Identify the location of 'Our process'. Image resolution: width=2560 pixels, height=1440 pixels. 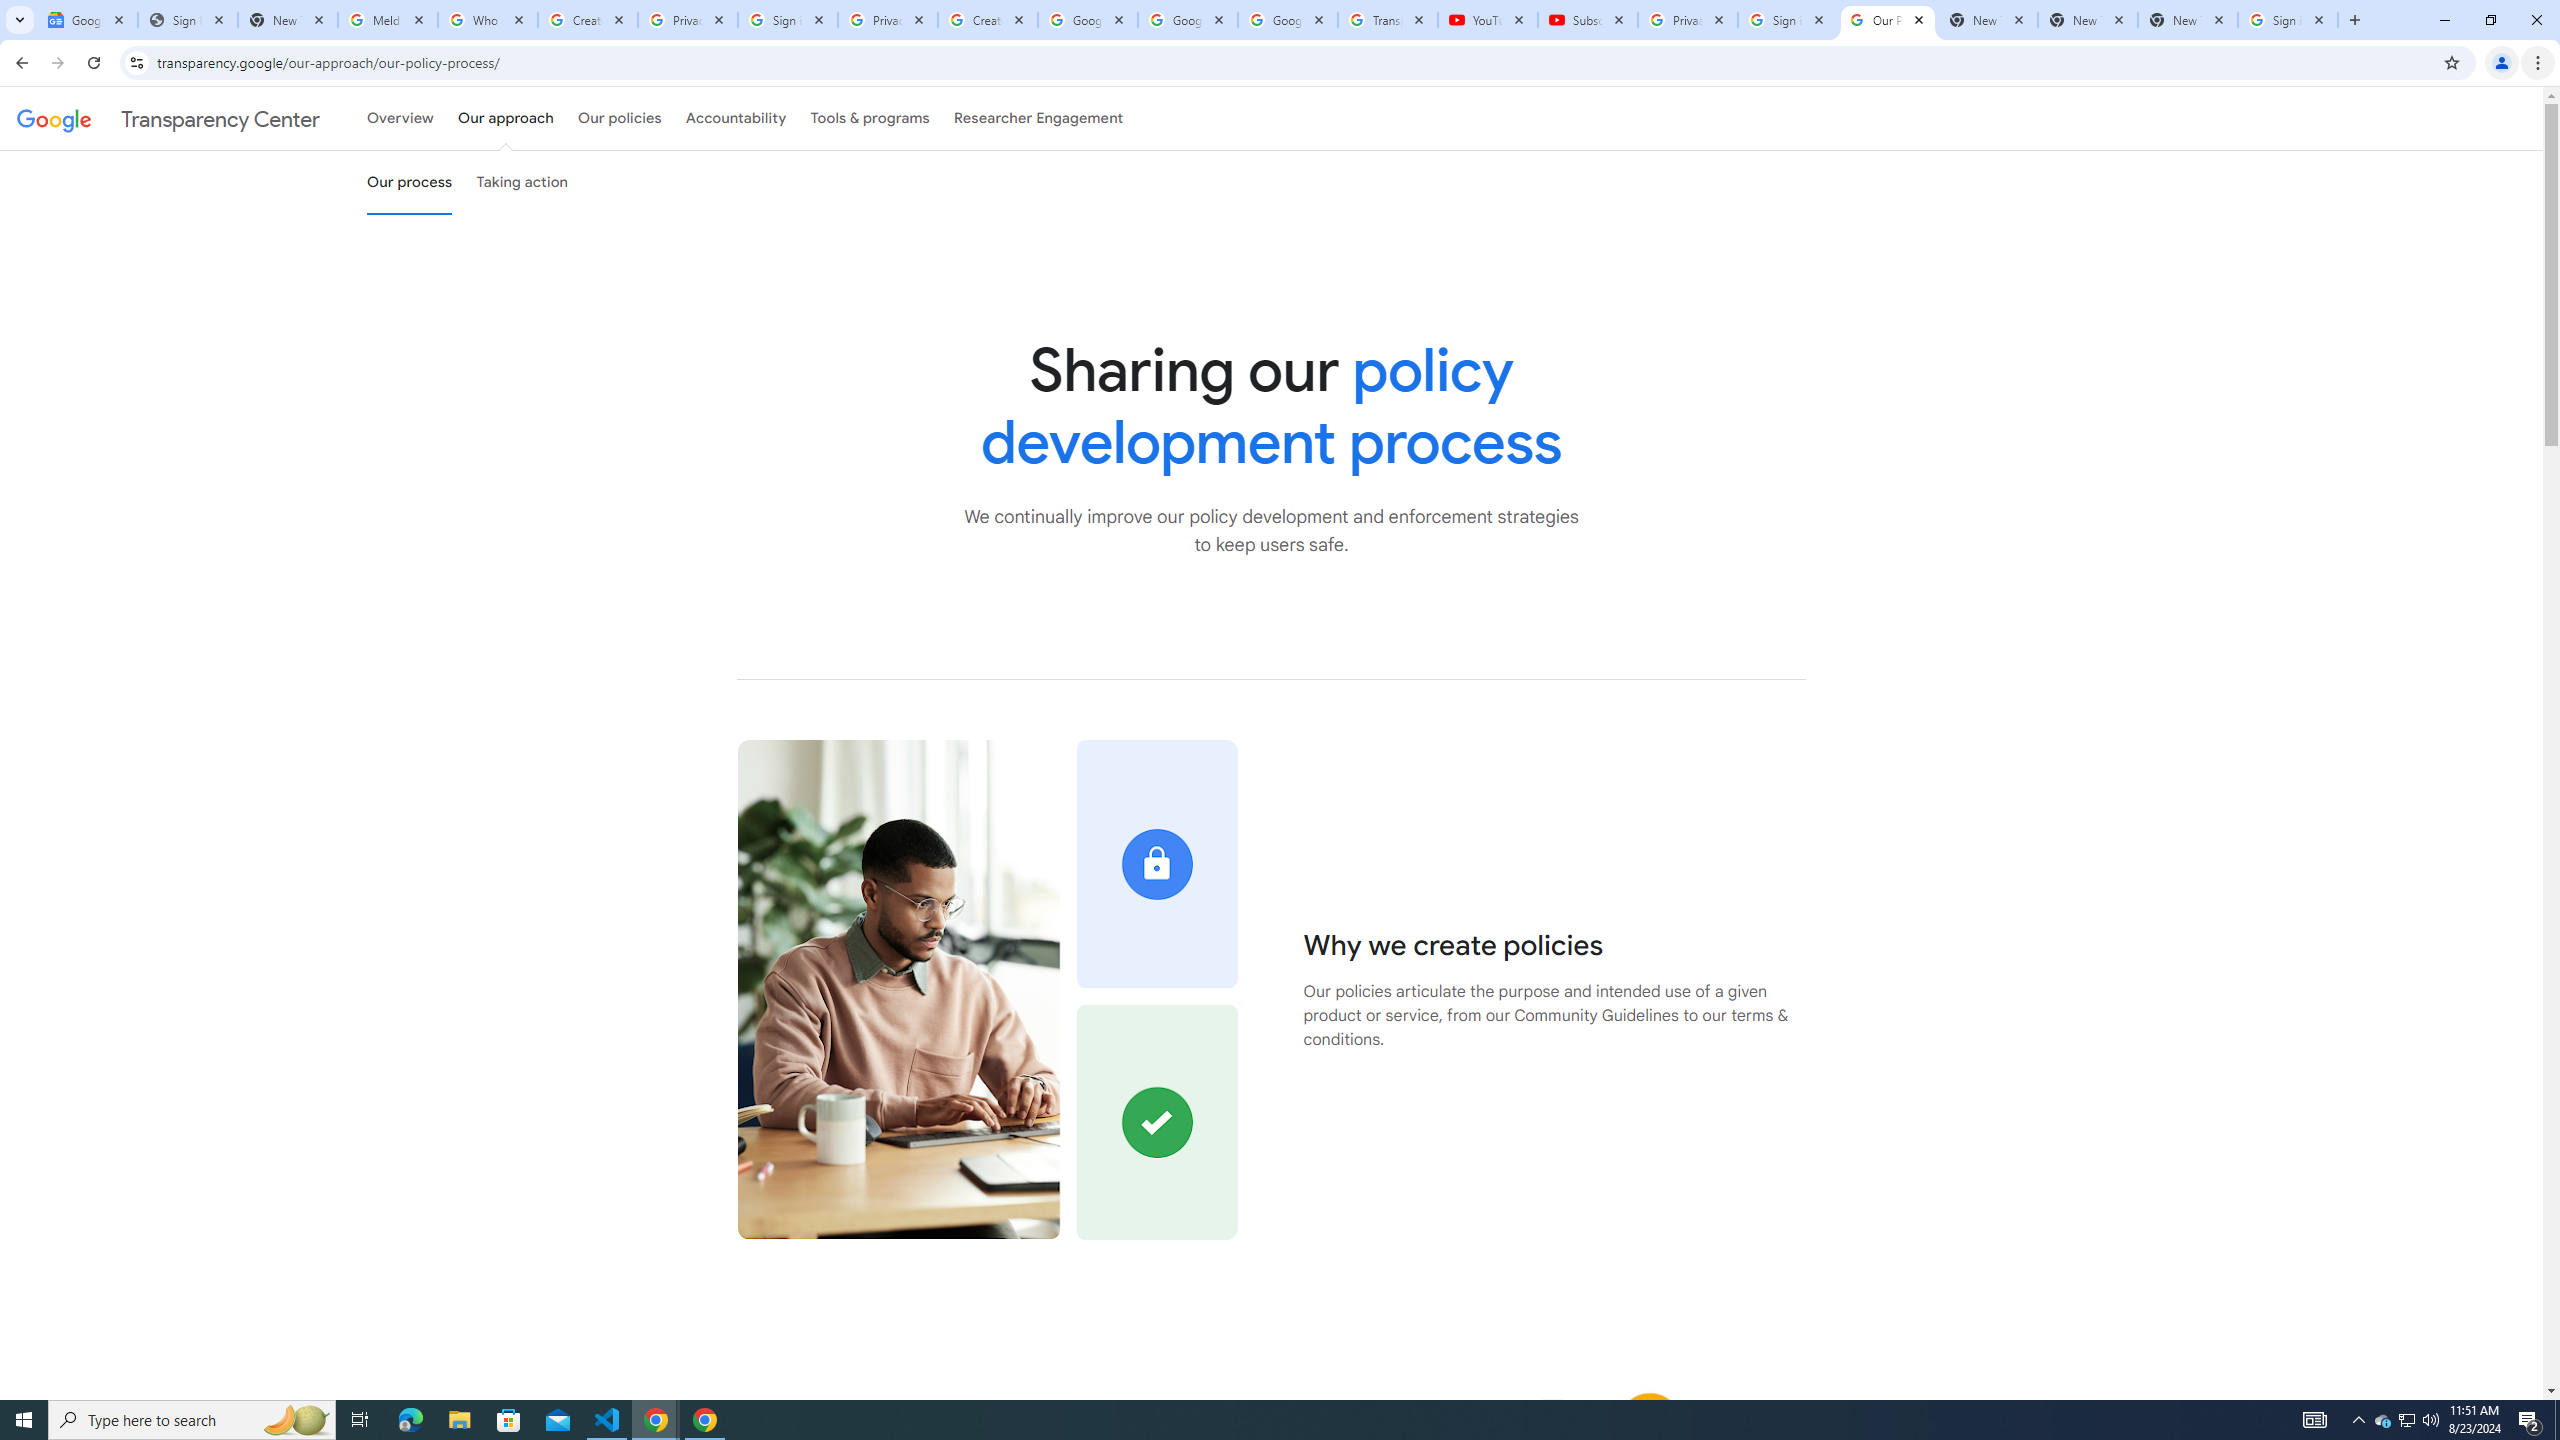
(408, 181).